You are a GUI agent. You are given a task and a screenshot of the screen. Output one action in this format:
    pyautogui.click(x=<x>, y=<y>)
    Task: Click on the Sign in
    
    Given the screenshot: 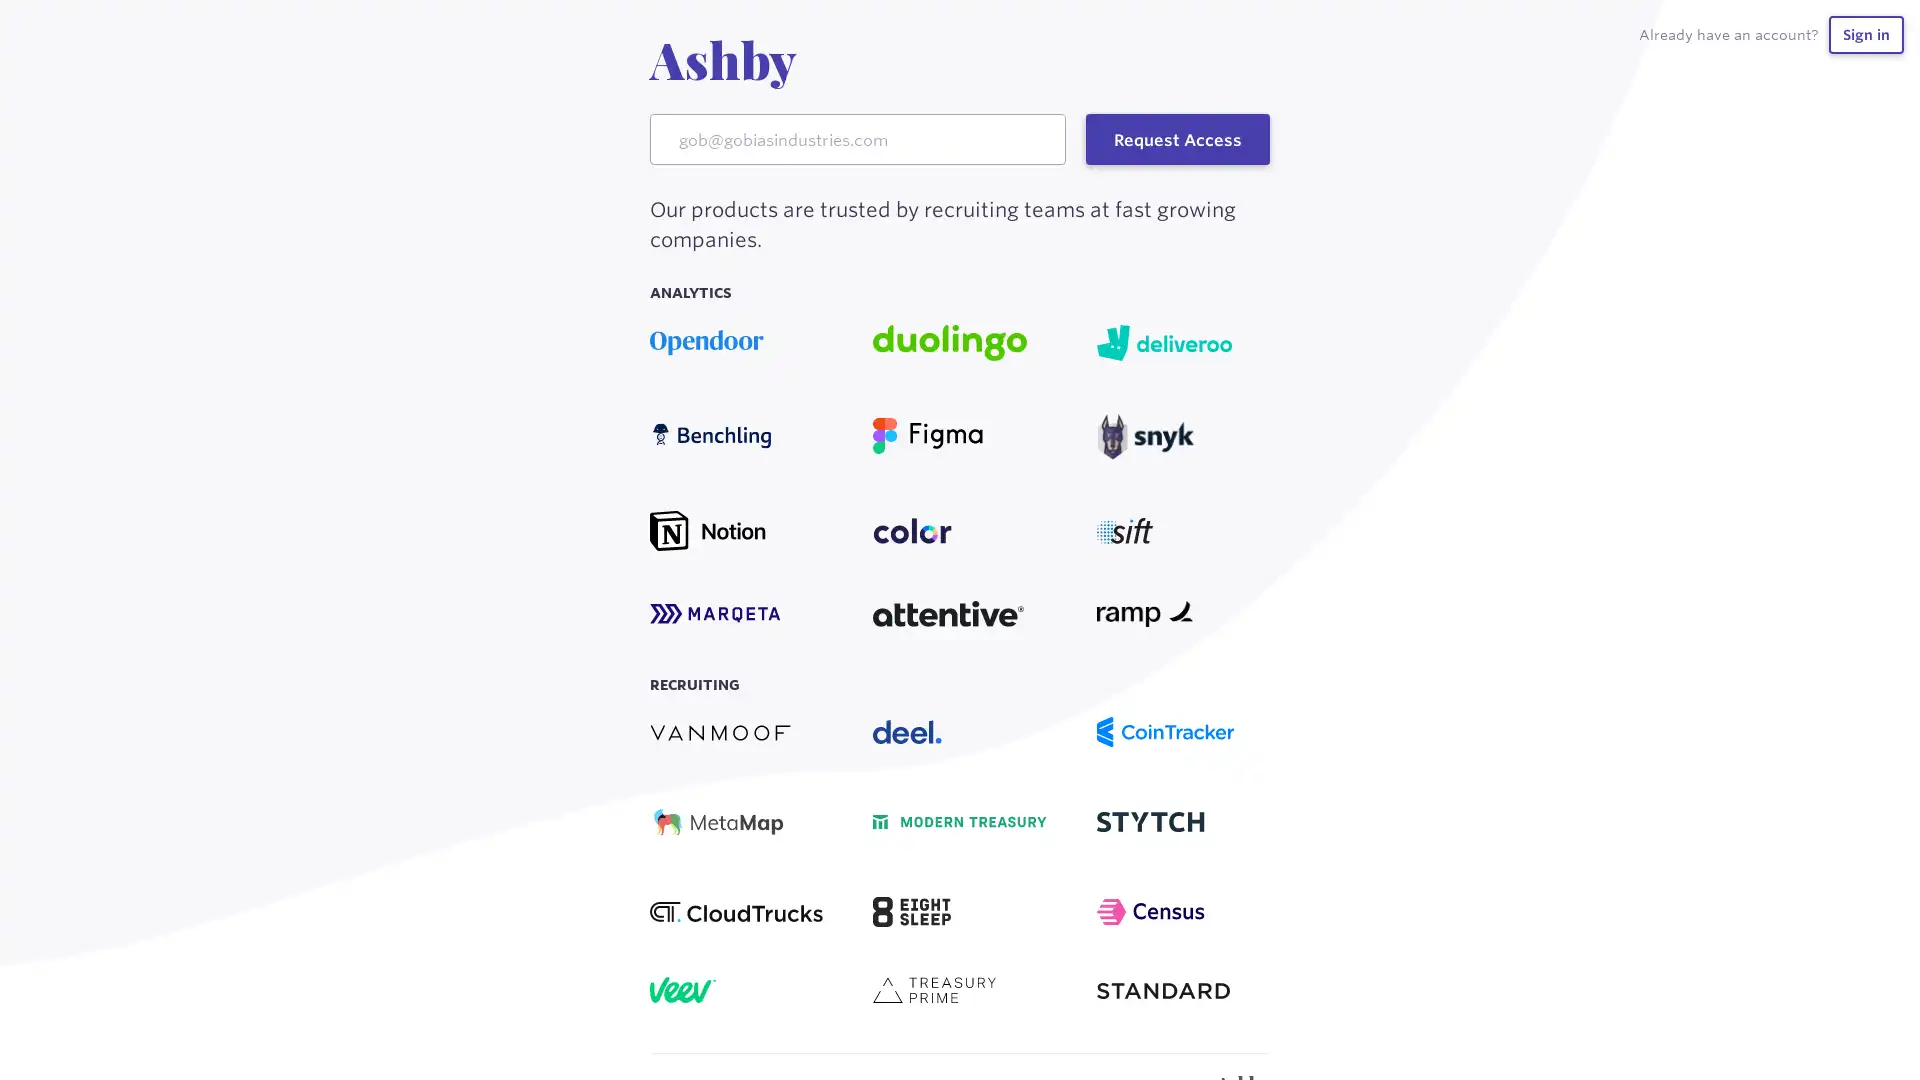 What is the action you would take?
    pyautogui.click(x=1865, y=34)
    